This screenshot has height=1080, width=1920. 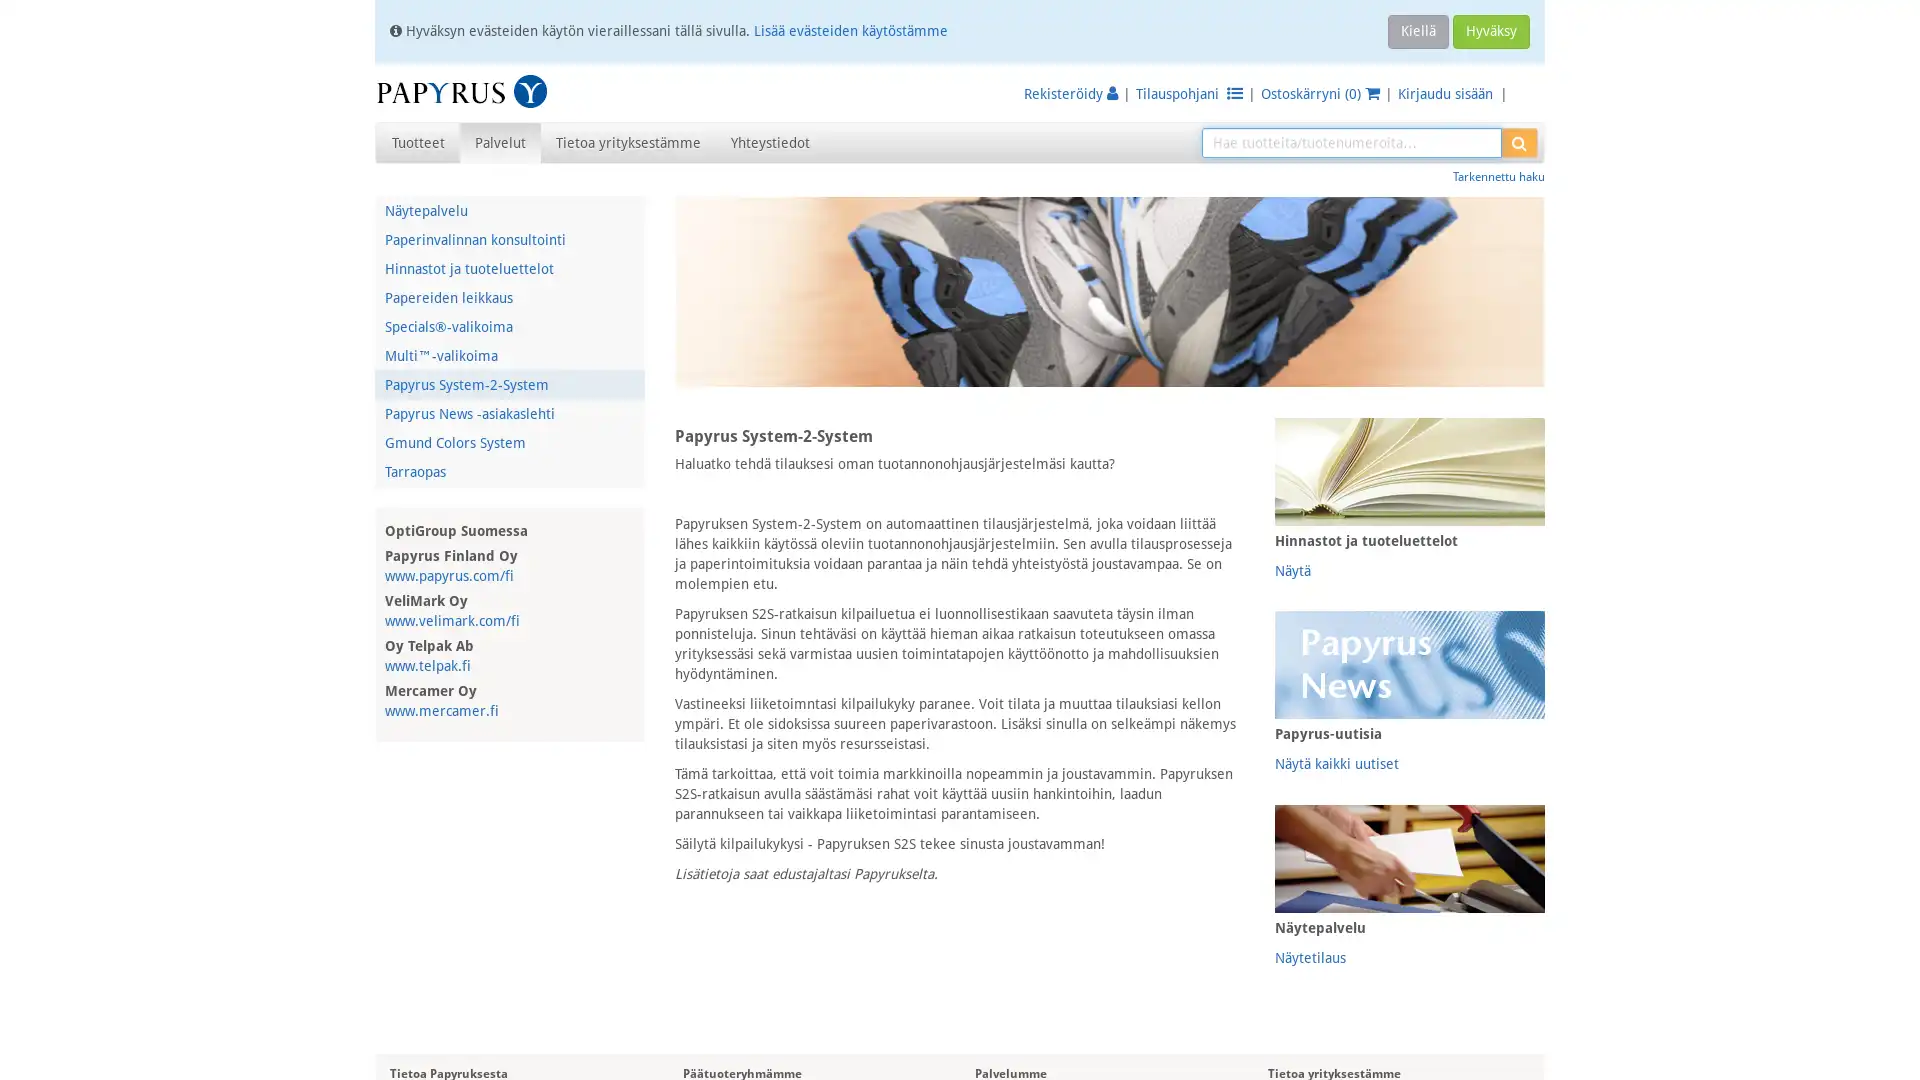 What do you see at coordinates (1417, 31) in the screenshot?
I see `Kiella` at bounding box center [1417, 31].